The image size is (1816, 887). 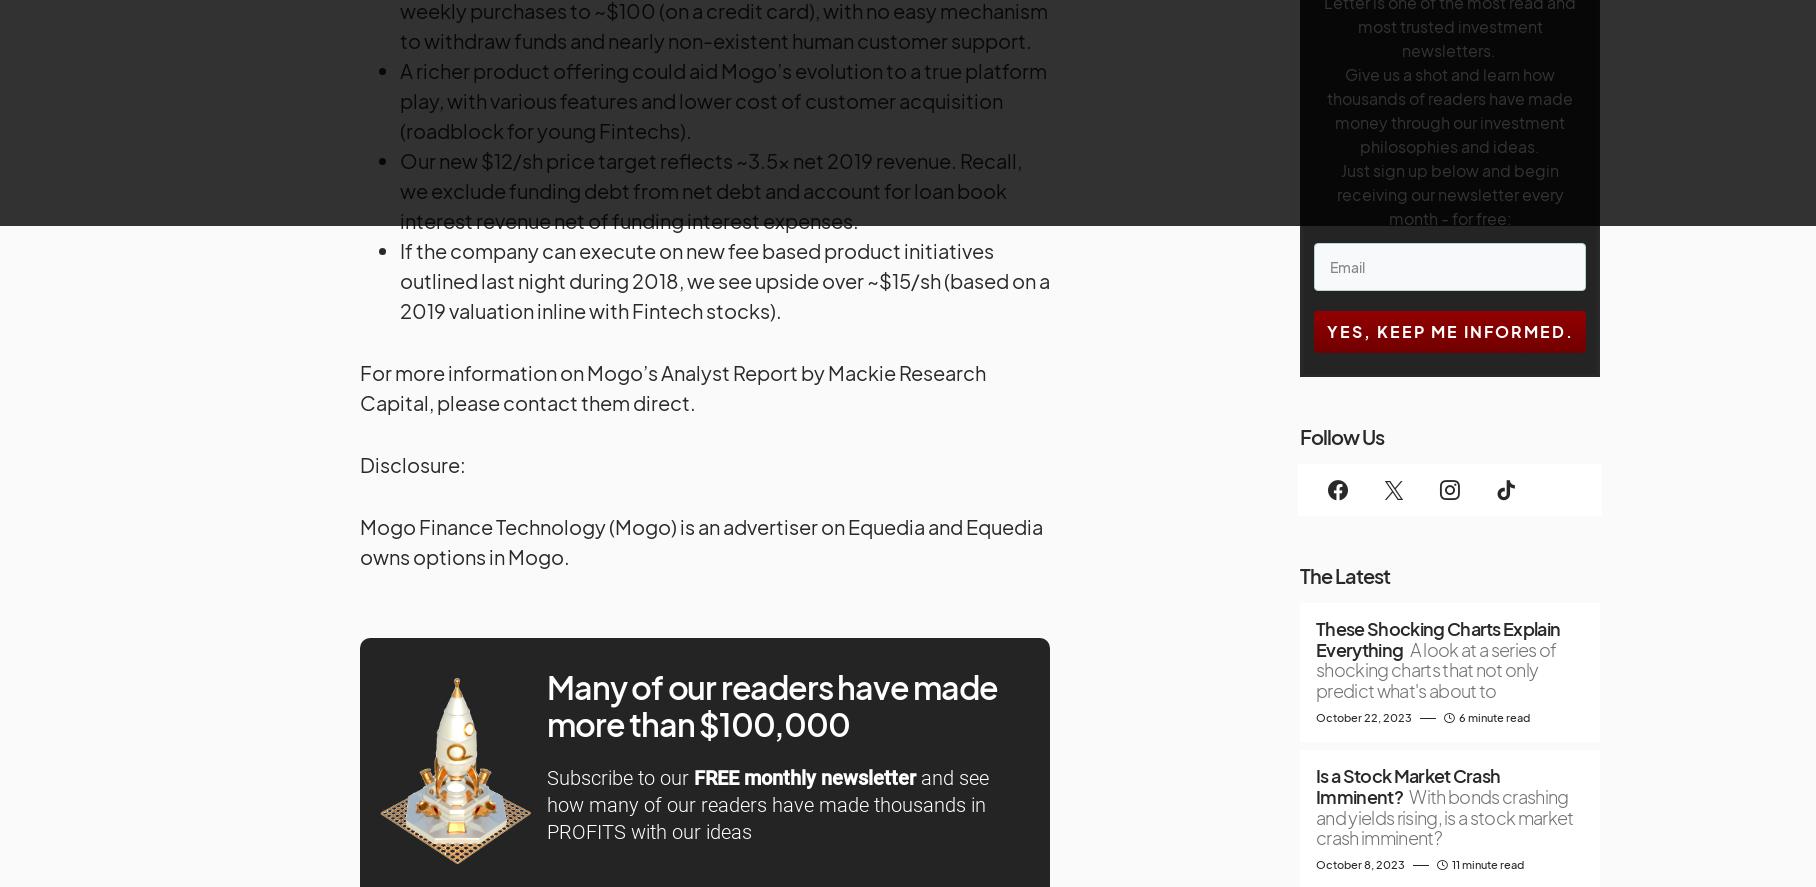 I want to click on 'If the company can execute on new fee based product initiatives outlined last night during 2018, we see upside over ~$15/sh (based on a 2019 valuation inline with Fintech stocks).', so click(x=723, y=279).